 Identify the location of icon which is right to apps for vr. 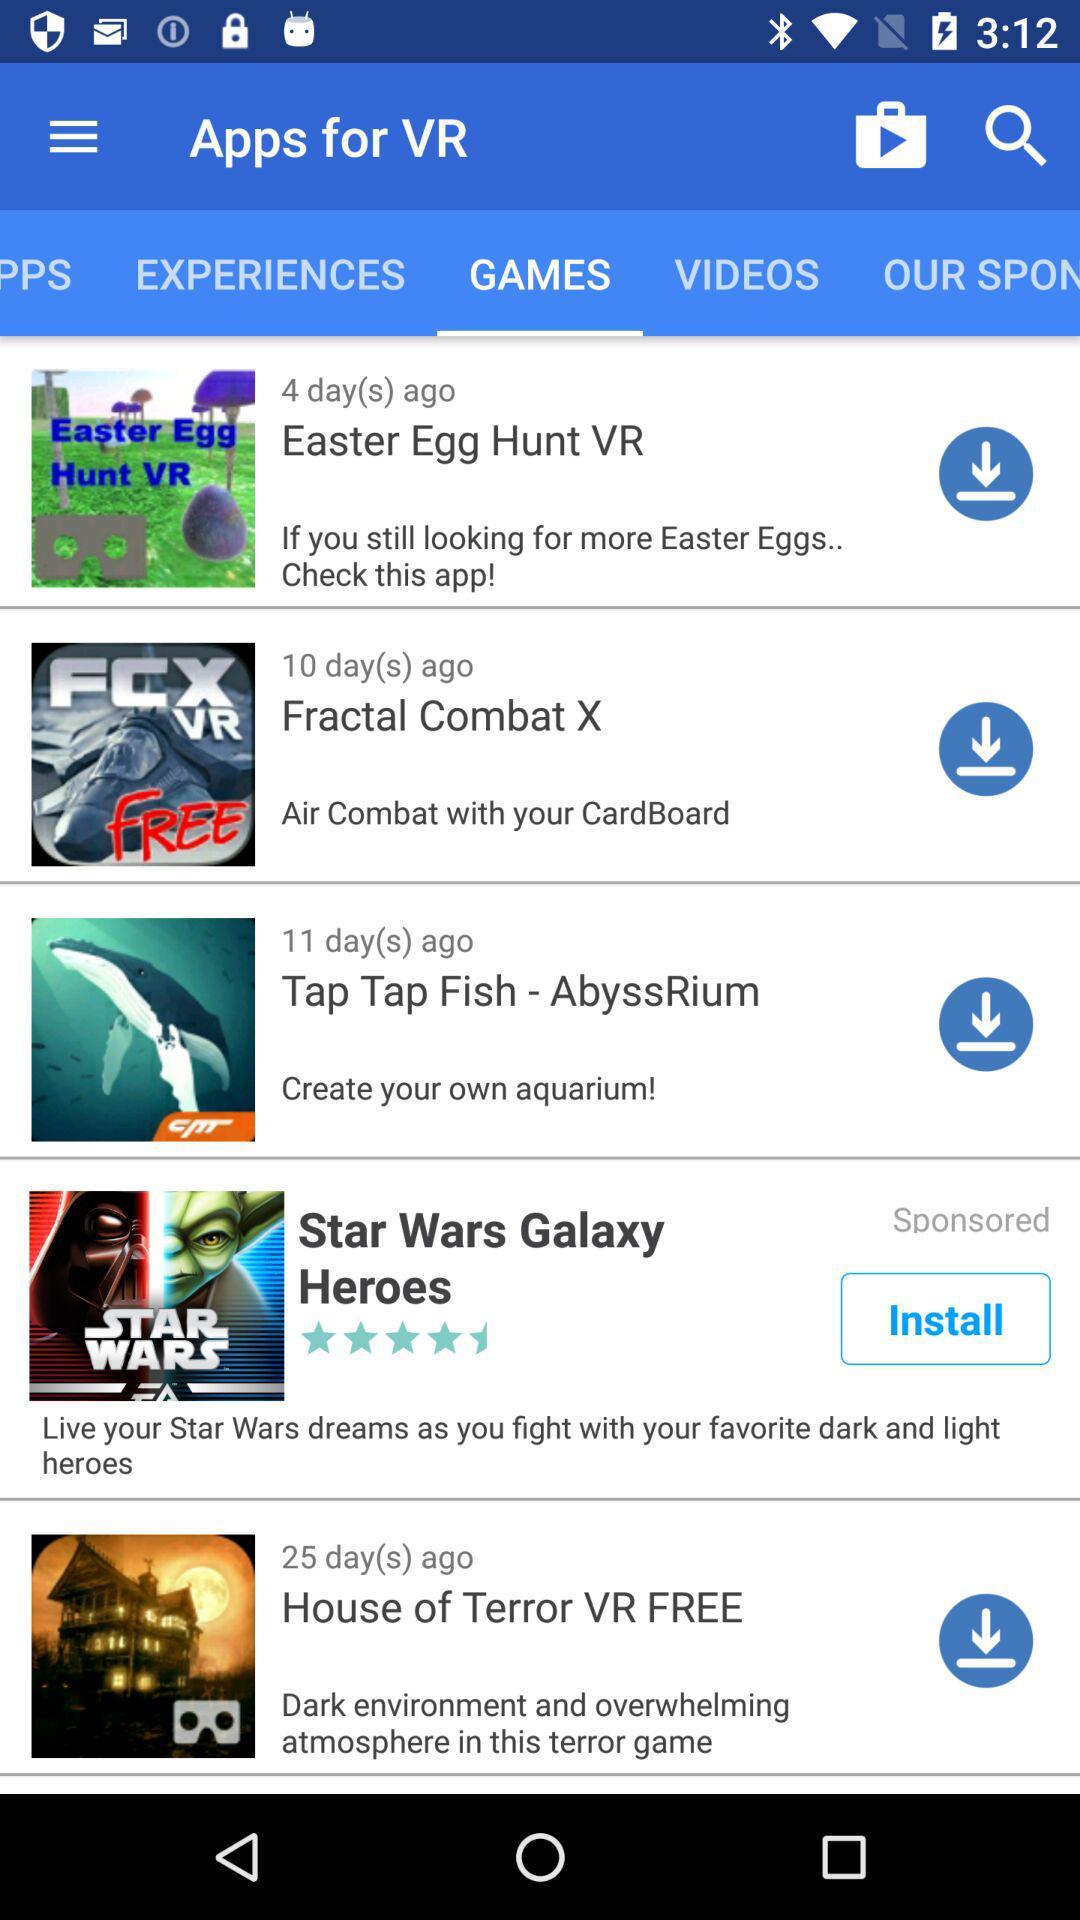
(890, 136).